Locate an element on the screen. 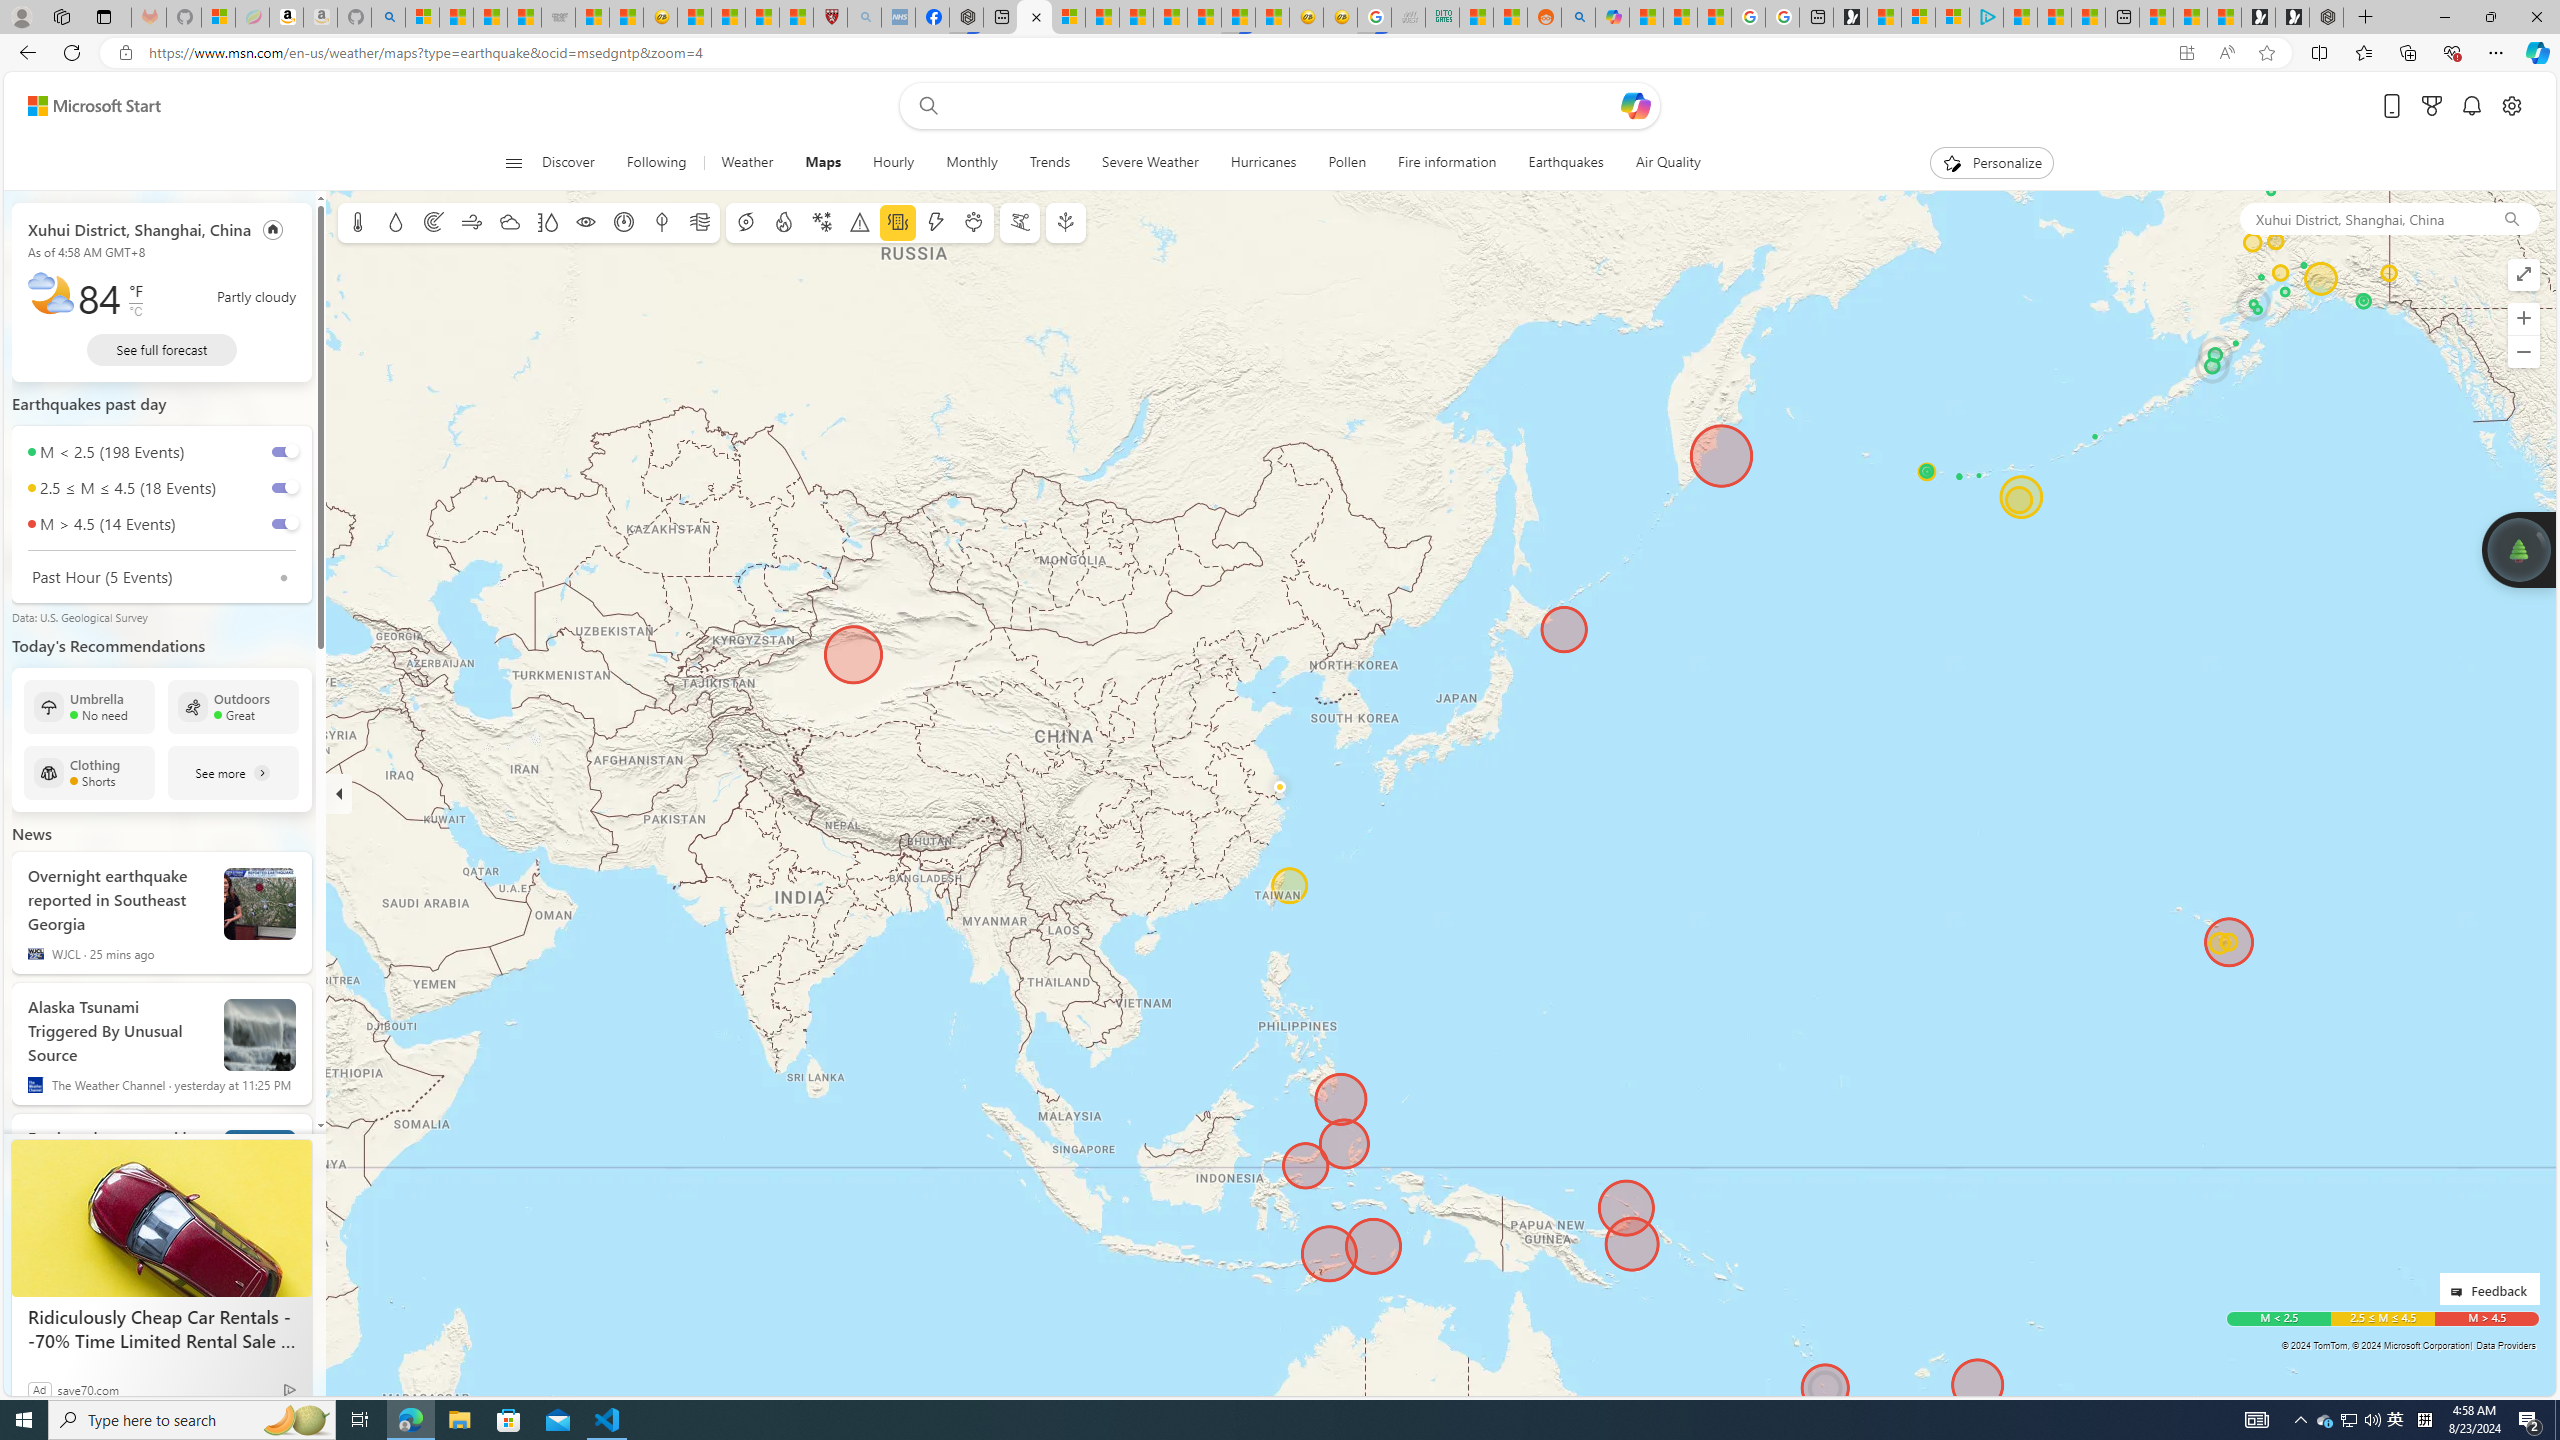  'Pollen' is located at coordinates (1345, 162).